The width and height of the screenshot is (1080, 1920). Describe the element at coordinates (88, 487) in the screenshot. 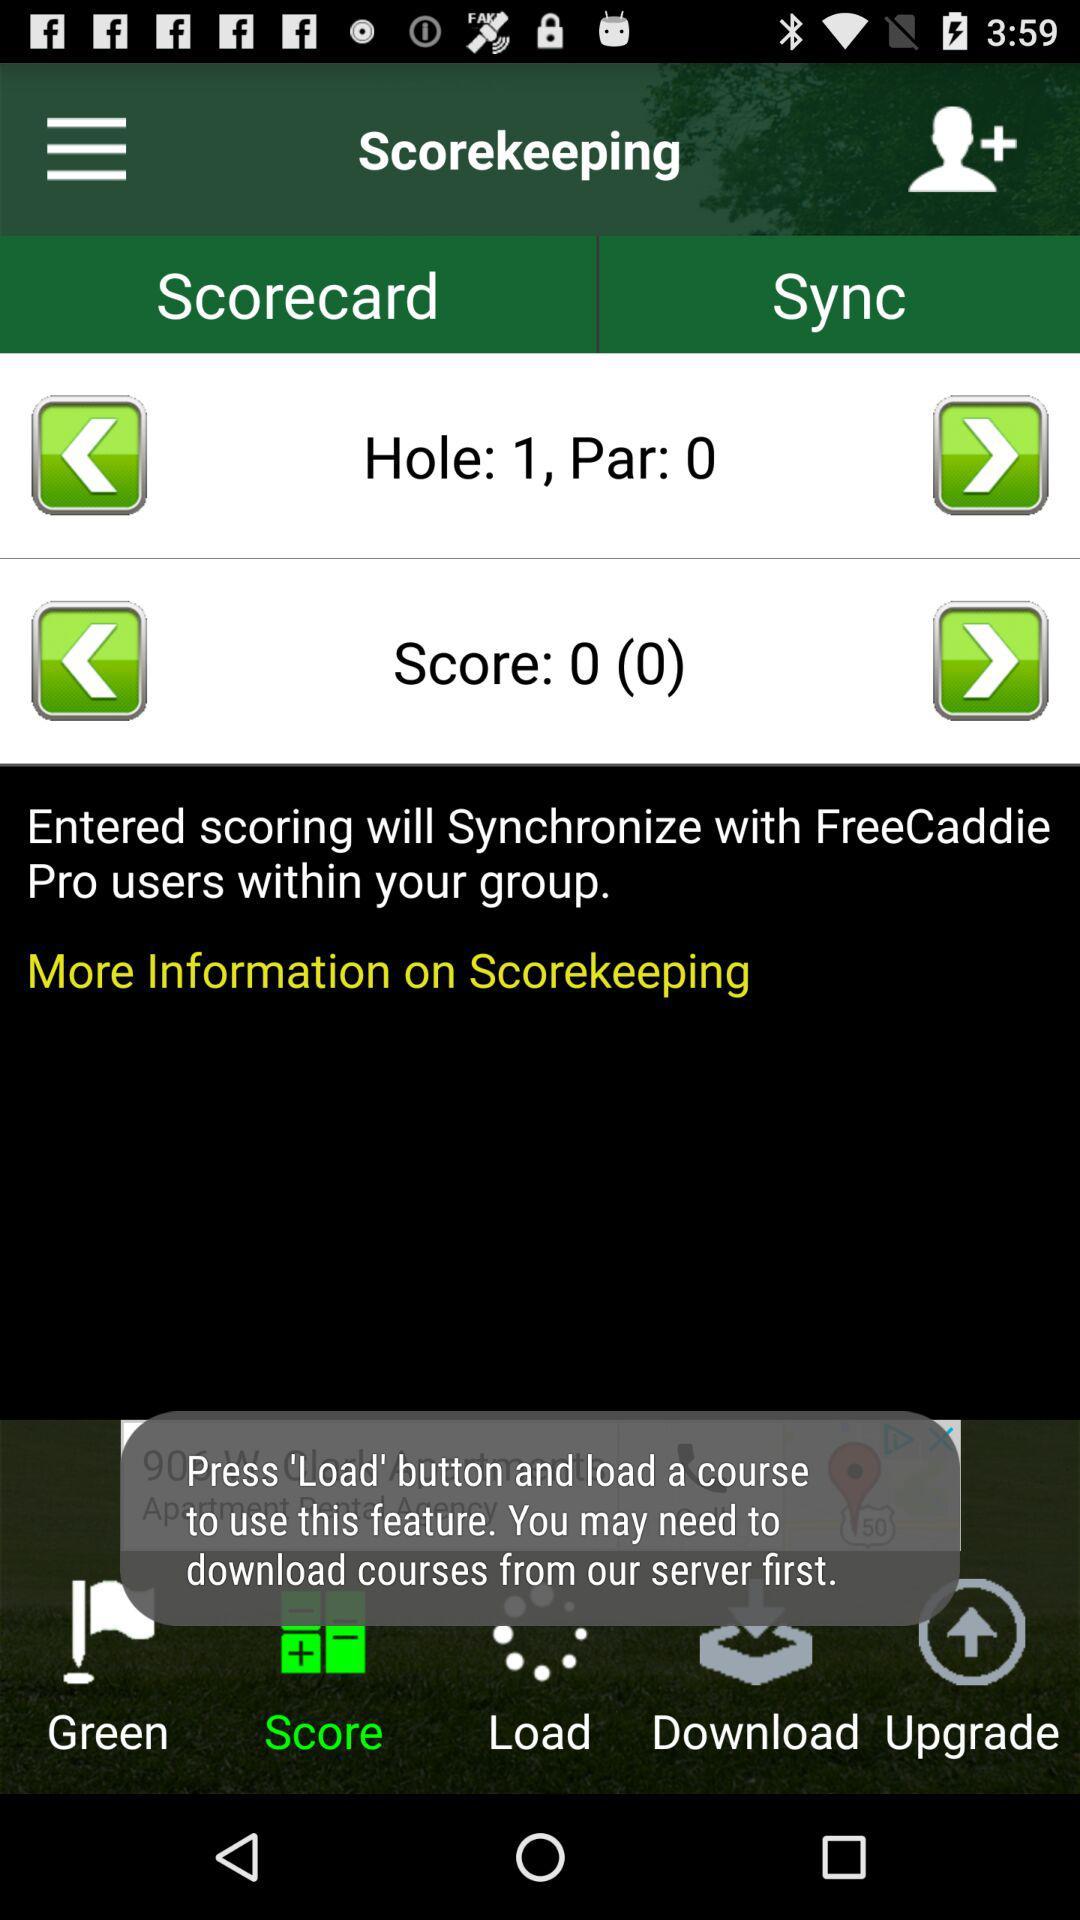

I see `the arrow_backward icon` at that location.